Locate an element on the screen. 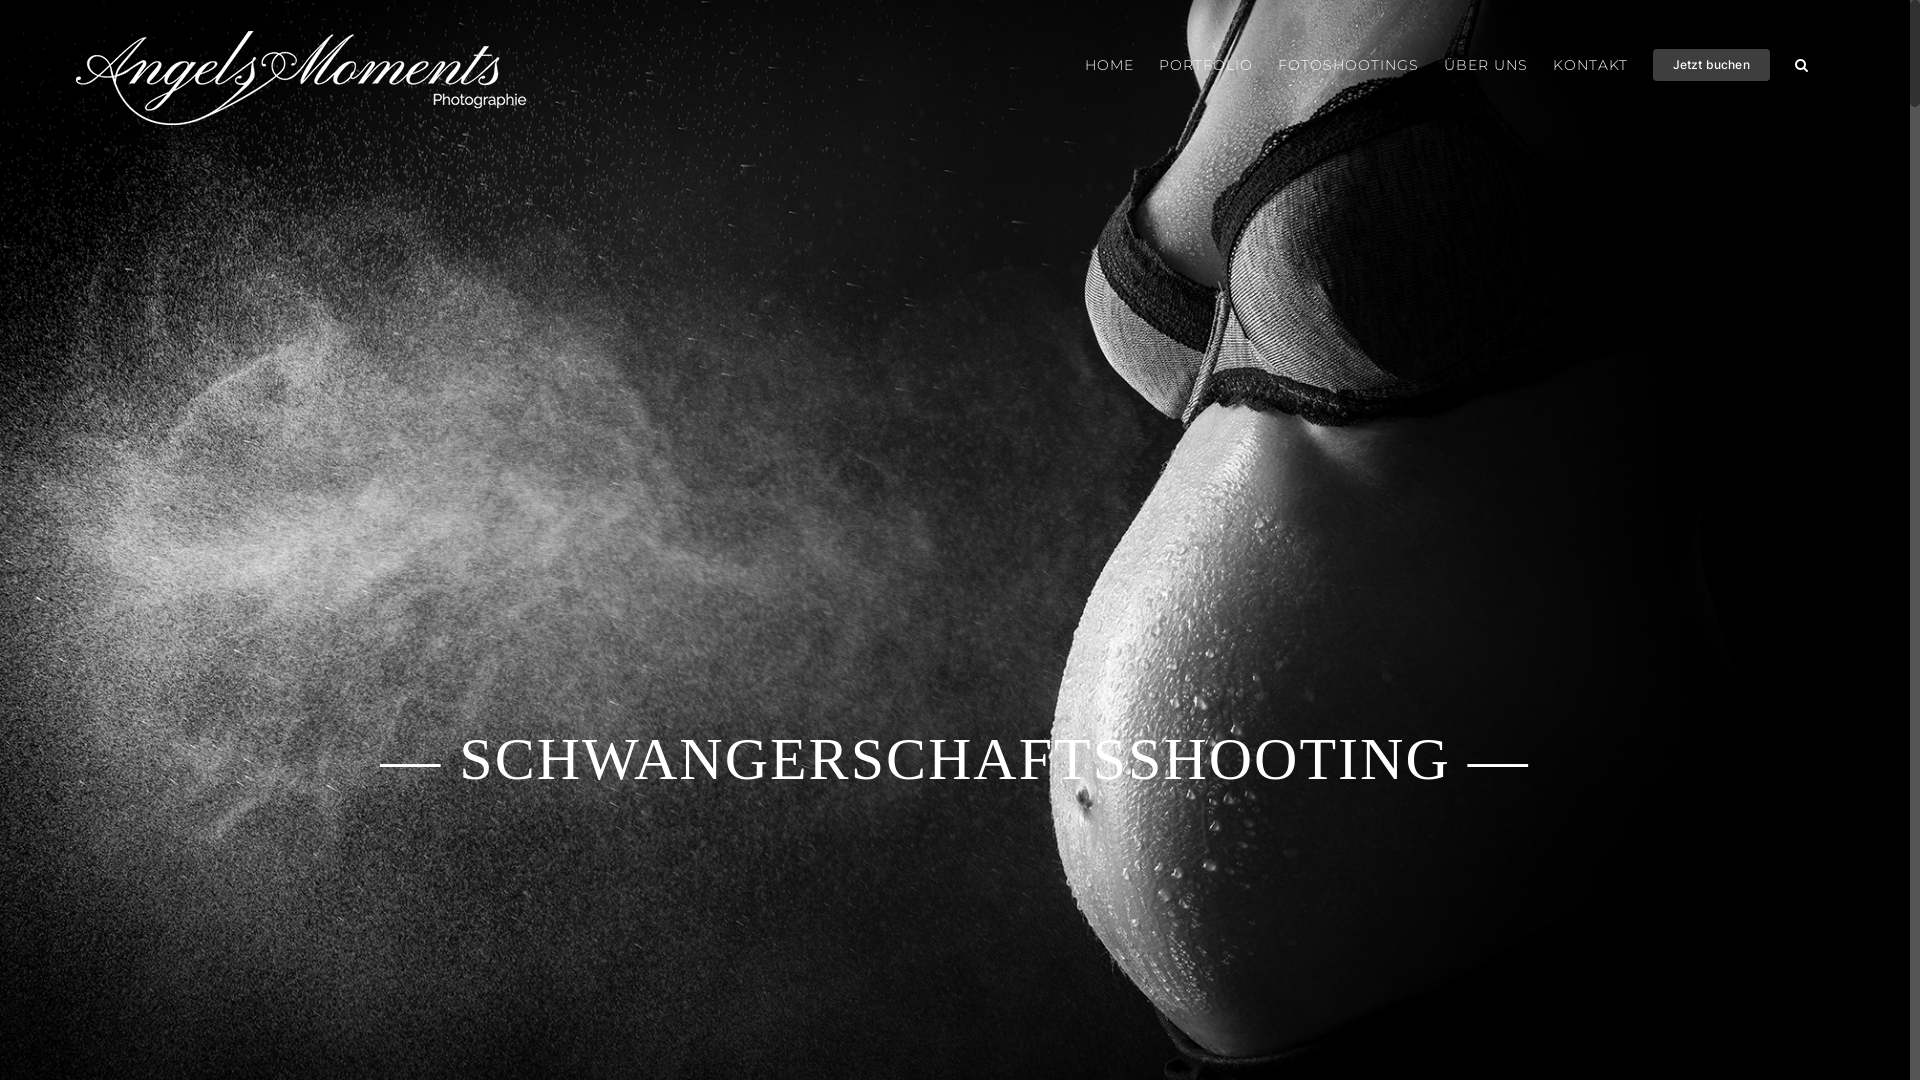  'Suche' is located at coordinates (1801, 64).